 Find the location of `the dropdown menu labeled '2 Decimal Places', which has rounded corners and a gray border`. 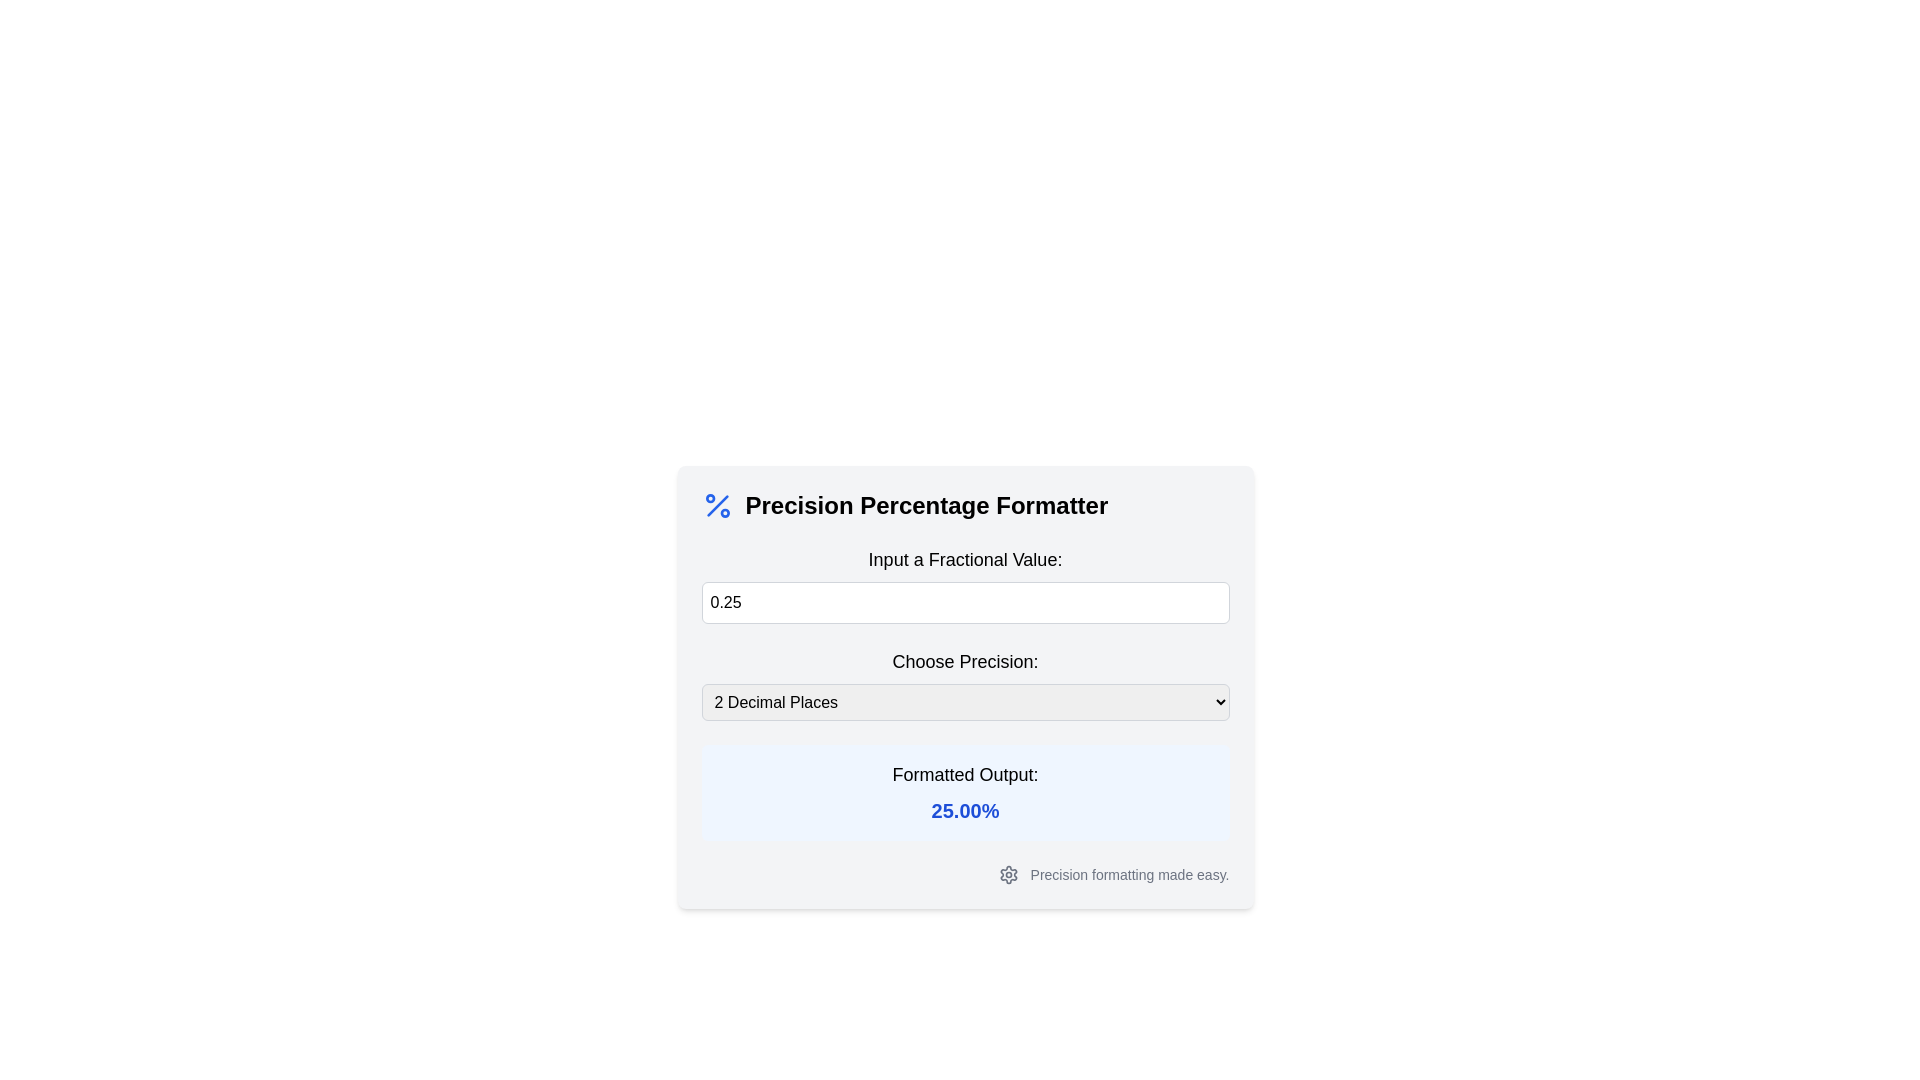

the dropdown menu labeled '2 Decimal Places', which has rounded corners and a gray border is located at coordinates (965, 701).